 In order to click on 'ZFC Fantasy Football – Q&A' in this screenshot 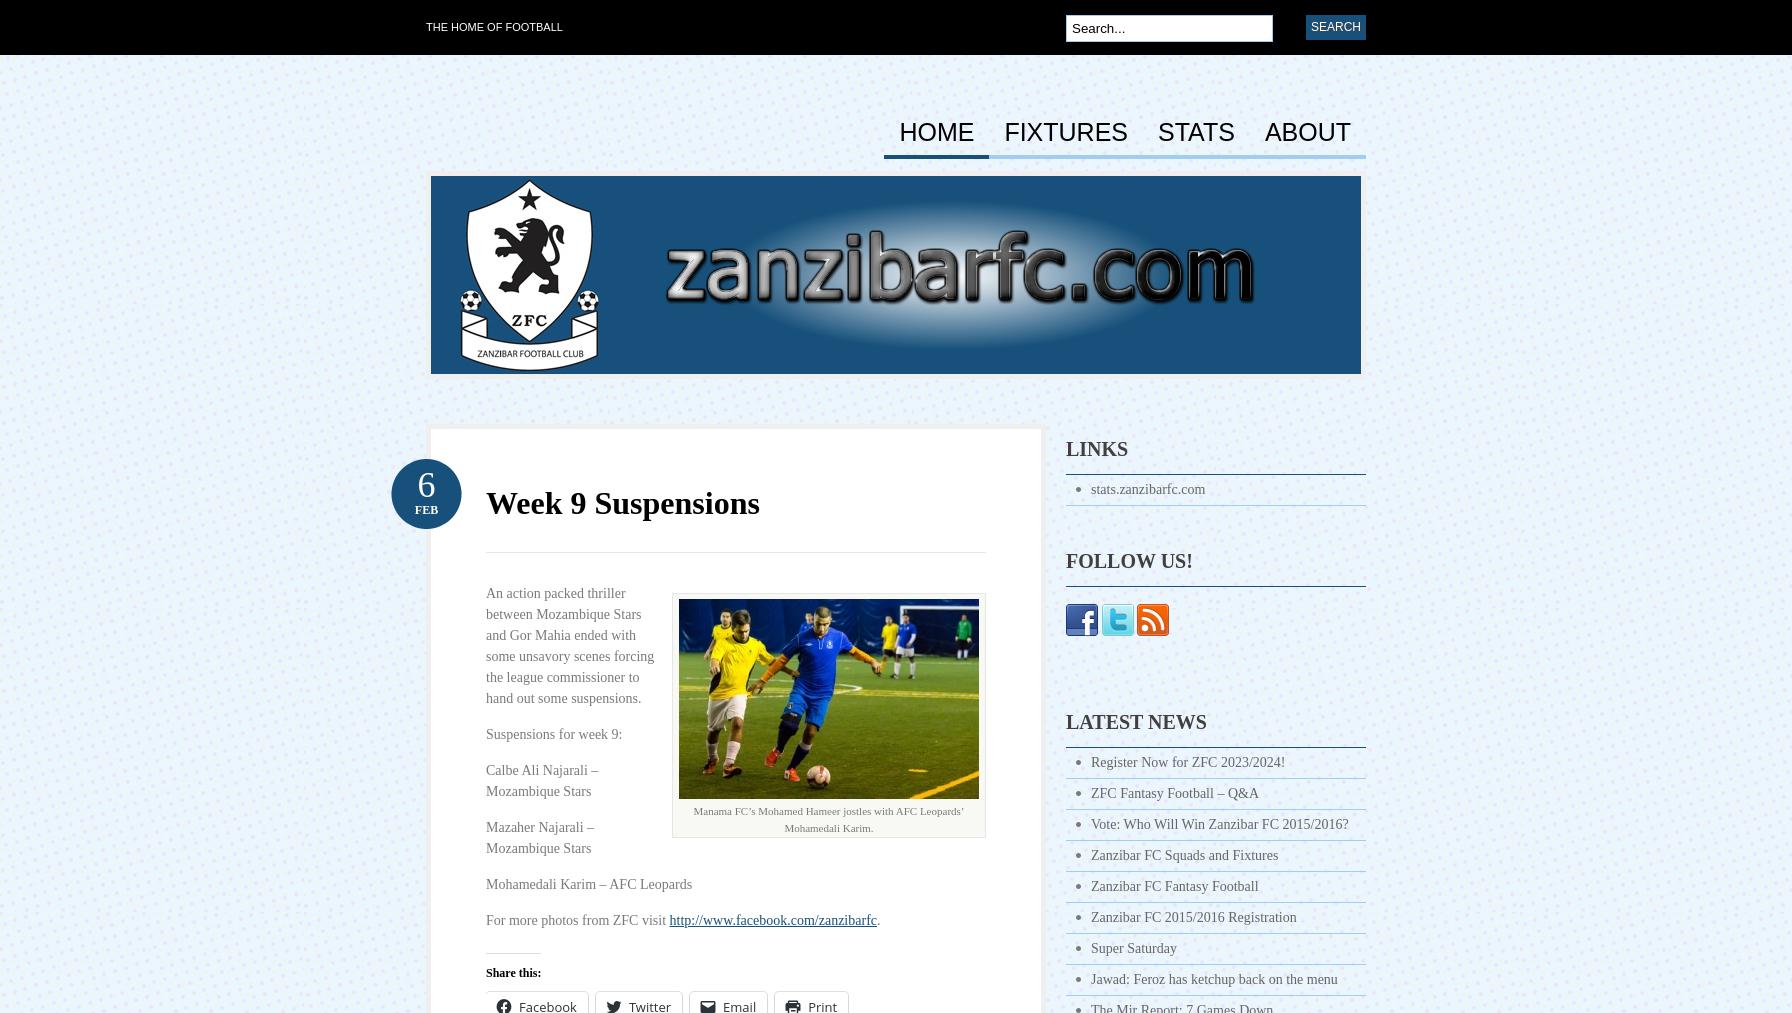, I will do `click(1175, 793)`.